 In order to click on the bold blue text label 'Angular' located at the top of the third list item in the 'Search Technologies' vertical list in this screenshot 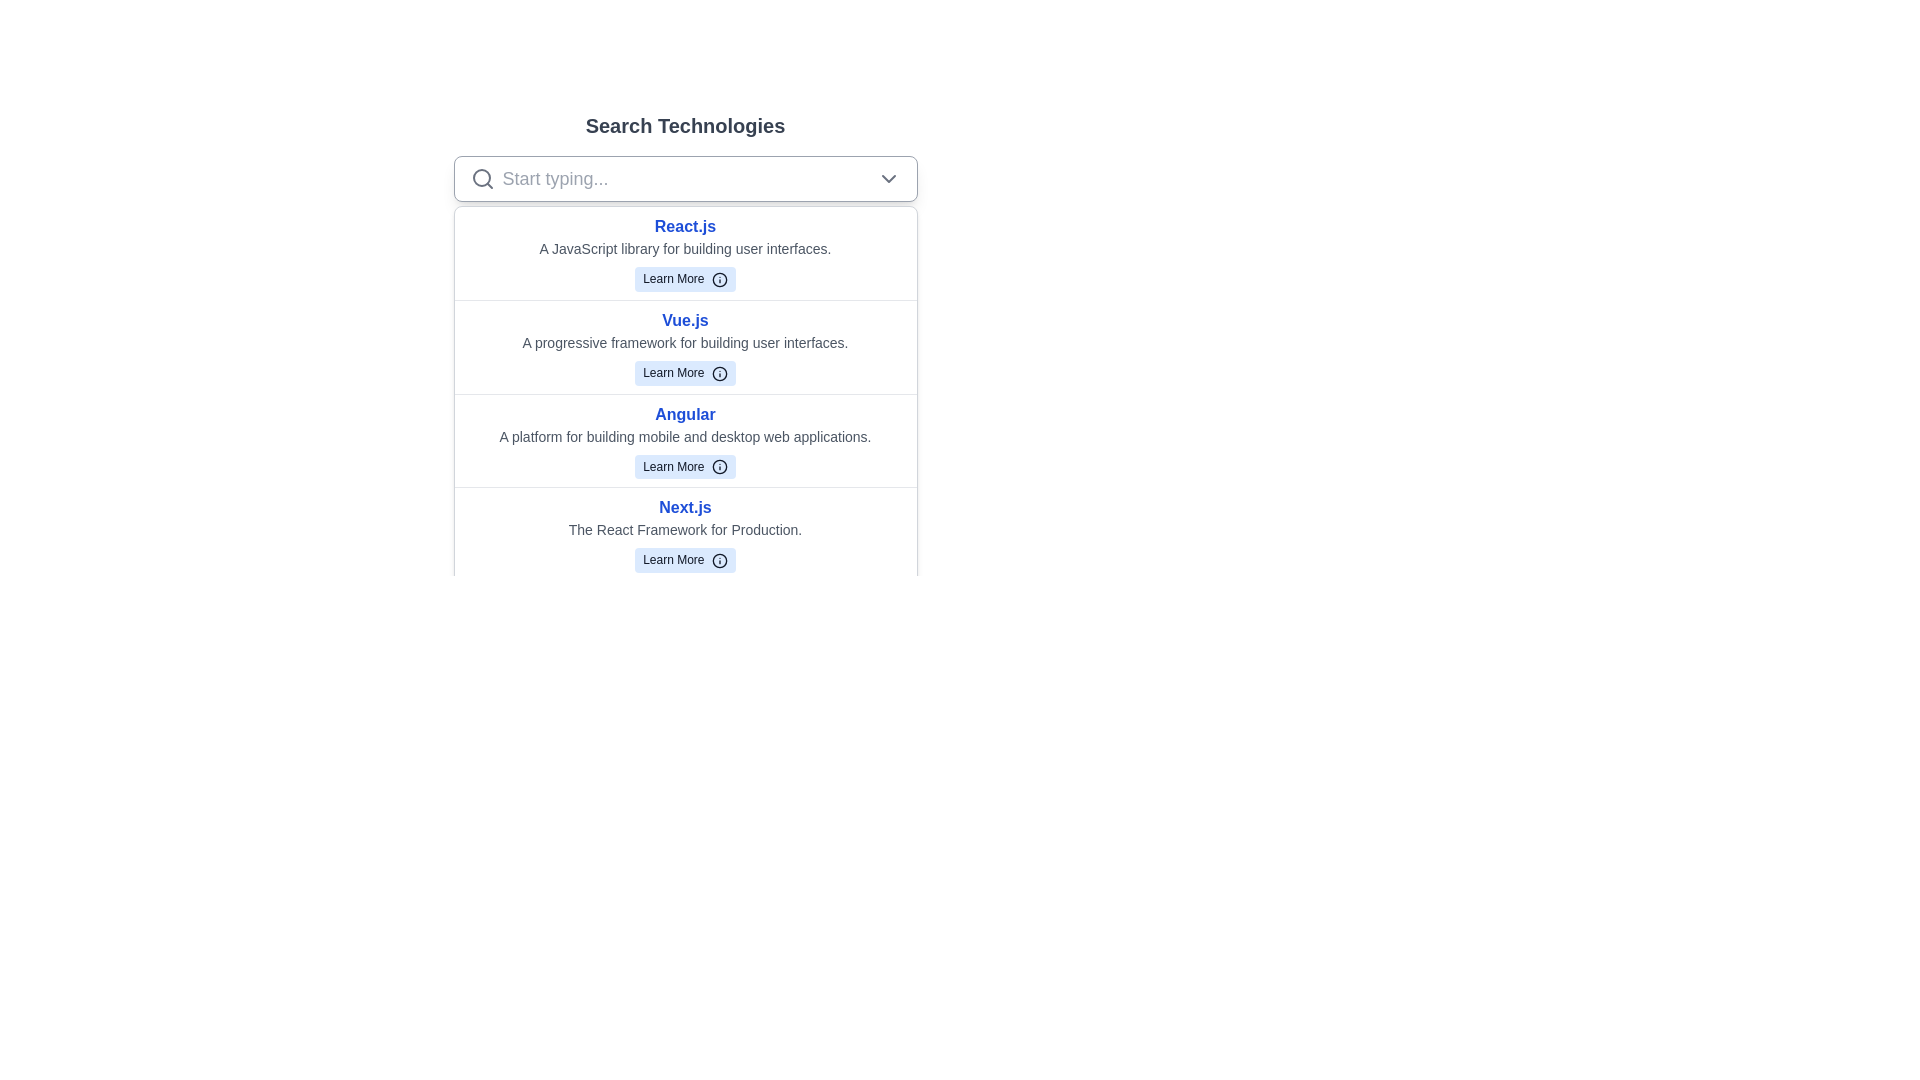, I will do `click(685, 413)`.